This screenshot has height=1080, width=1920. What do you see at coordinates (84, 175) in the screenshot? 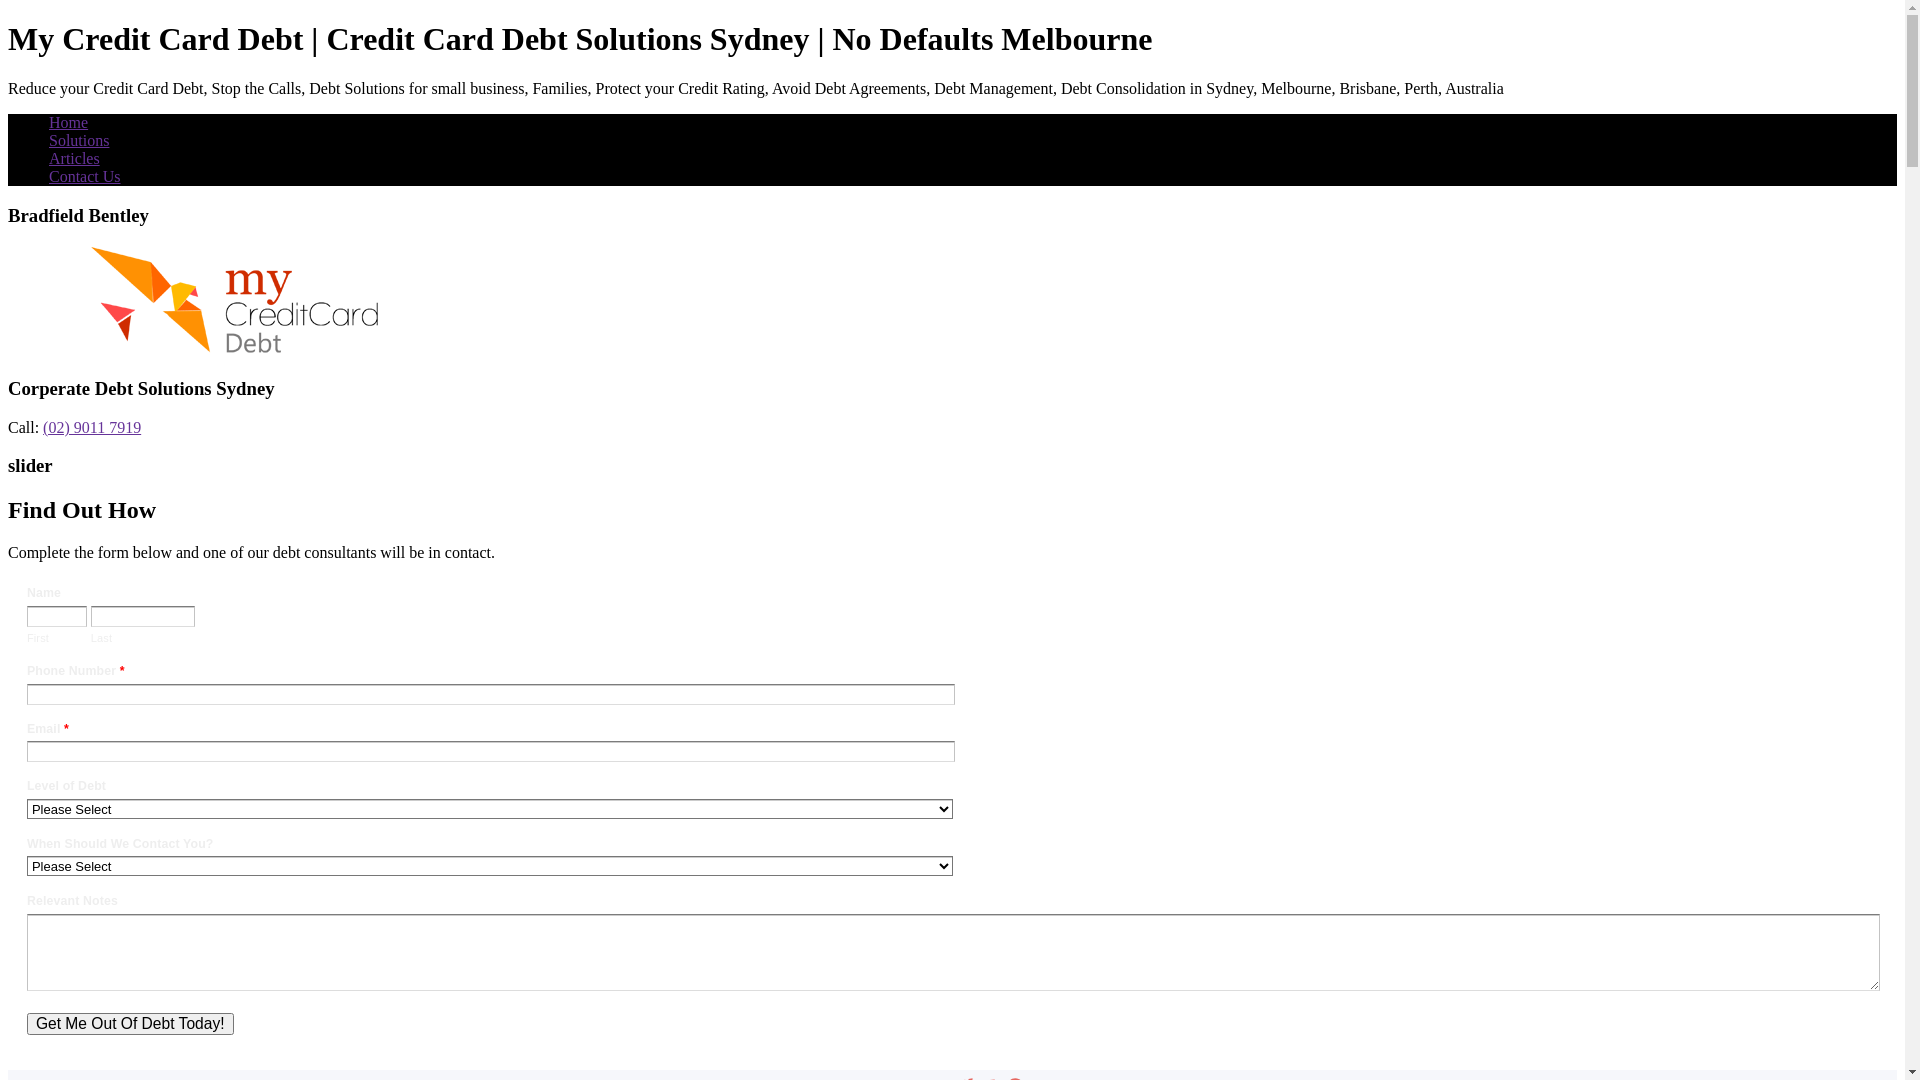
I see `'Contact Us'` at bounding box center [84, 175].